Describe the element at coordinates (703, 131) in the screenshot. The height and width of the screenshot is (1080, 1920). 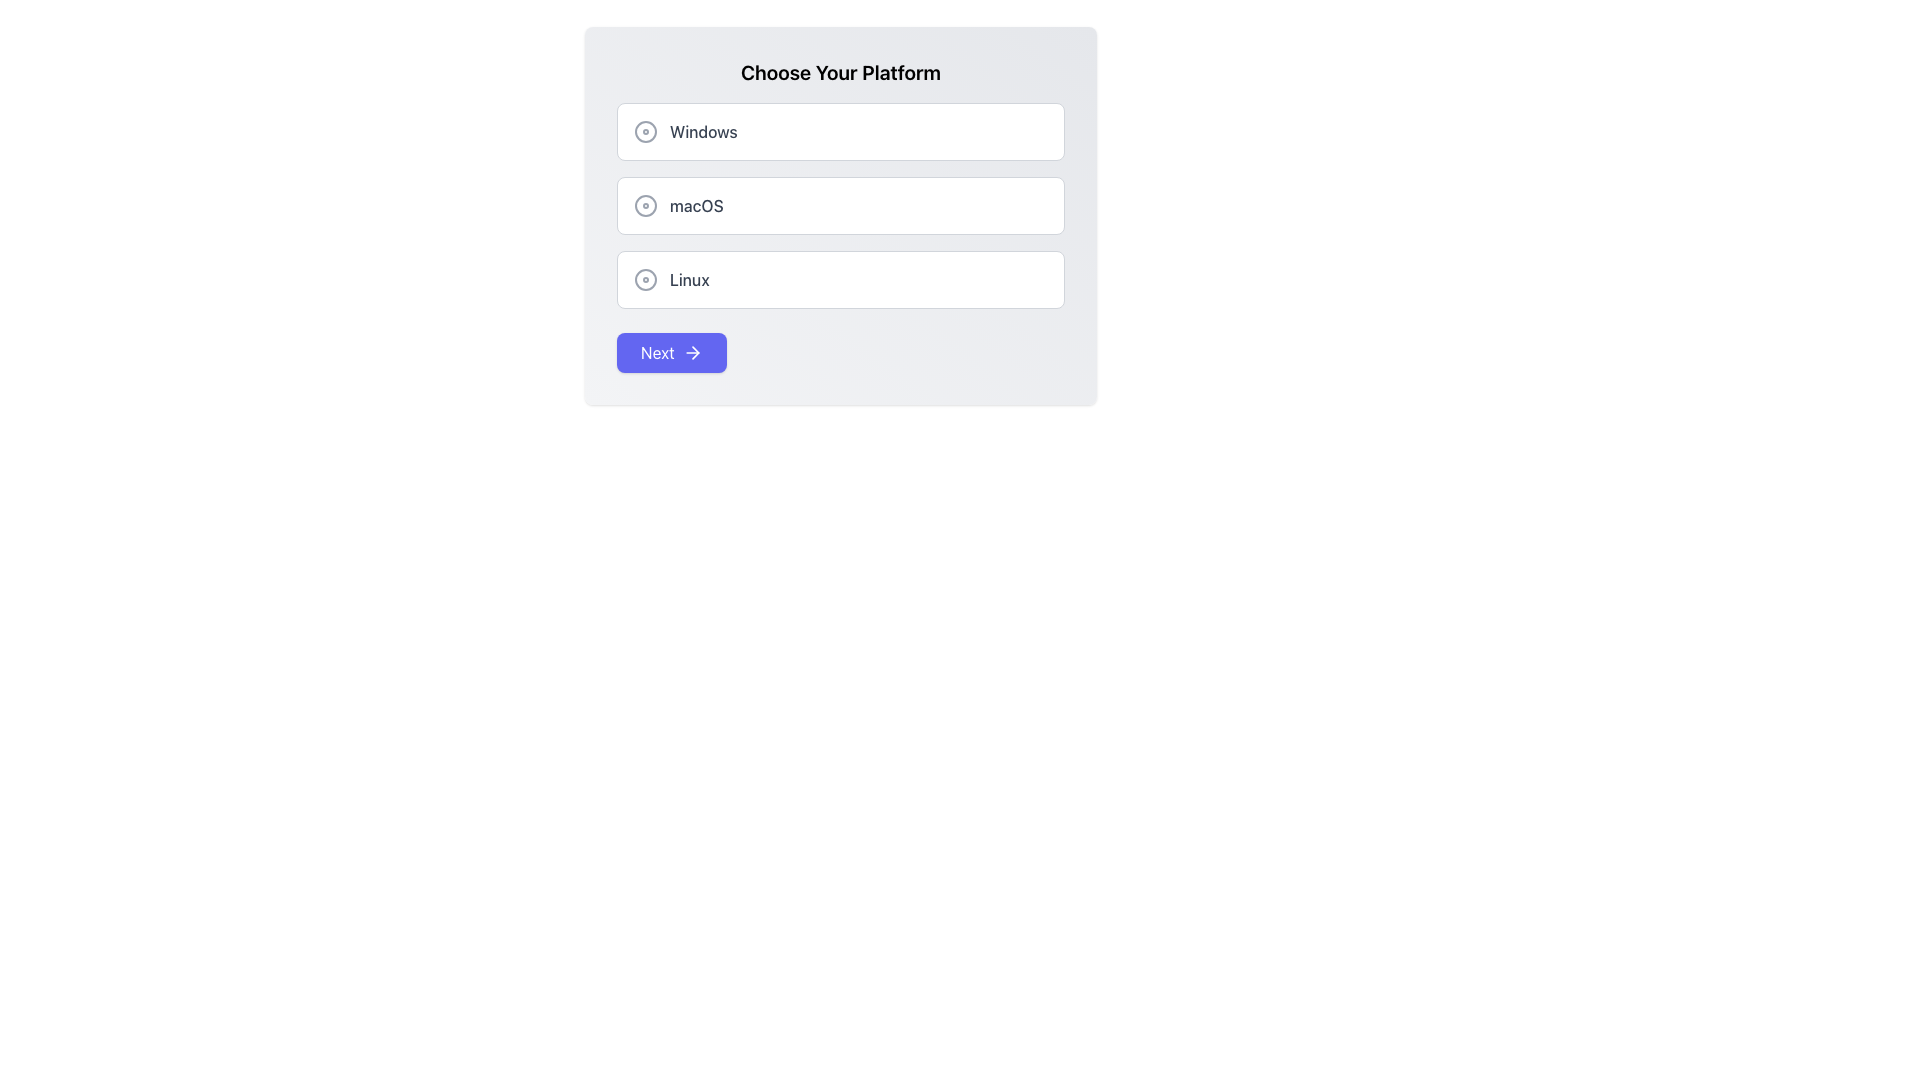
I see `text of the label displaying 'Windows' which is styled with a medium font weight and gray color, located in the first option of the 'Choose Your Platform' list, to the right of a circular icon` at that location.